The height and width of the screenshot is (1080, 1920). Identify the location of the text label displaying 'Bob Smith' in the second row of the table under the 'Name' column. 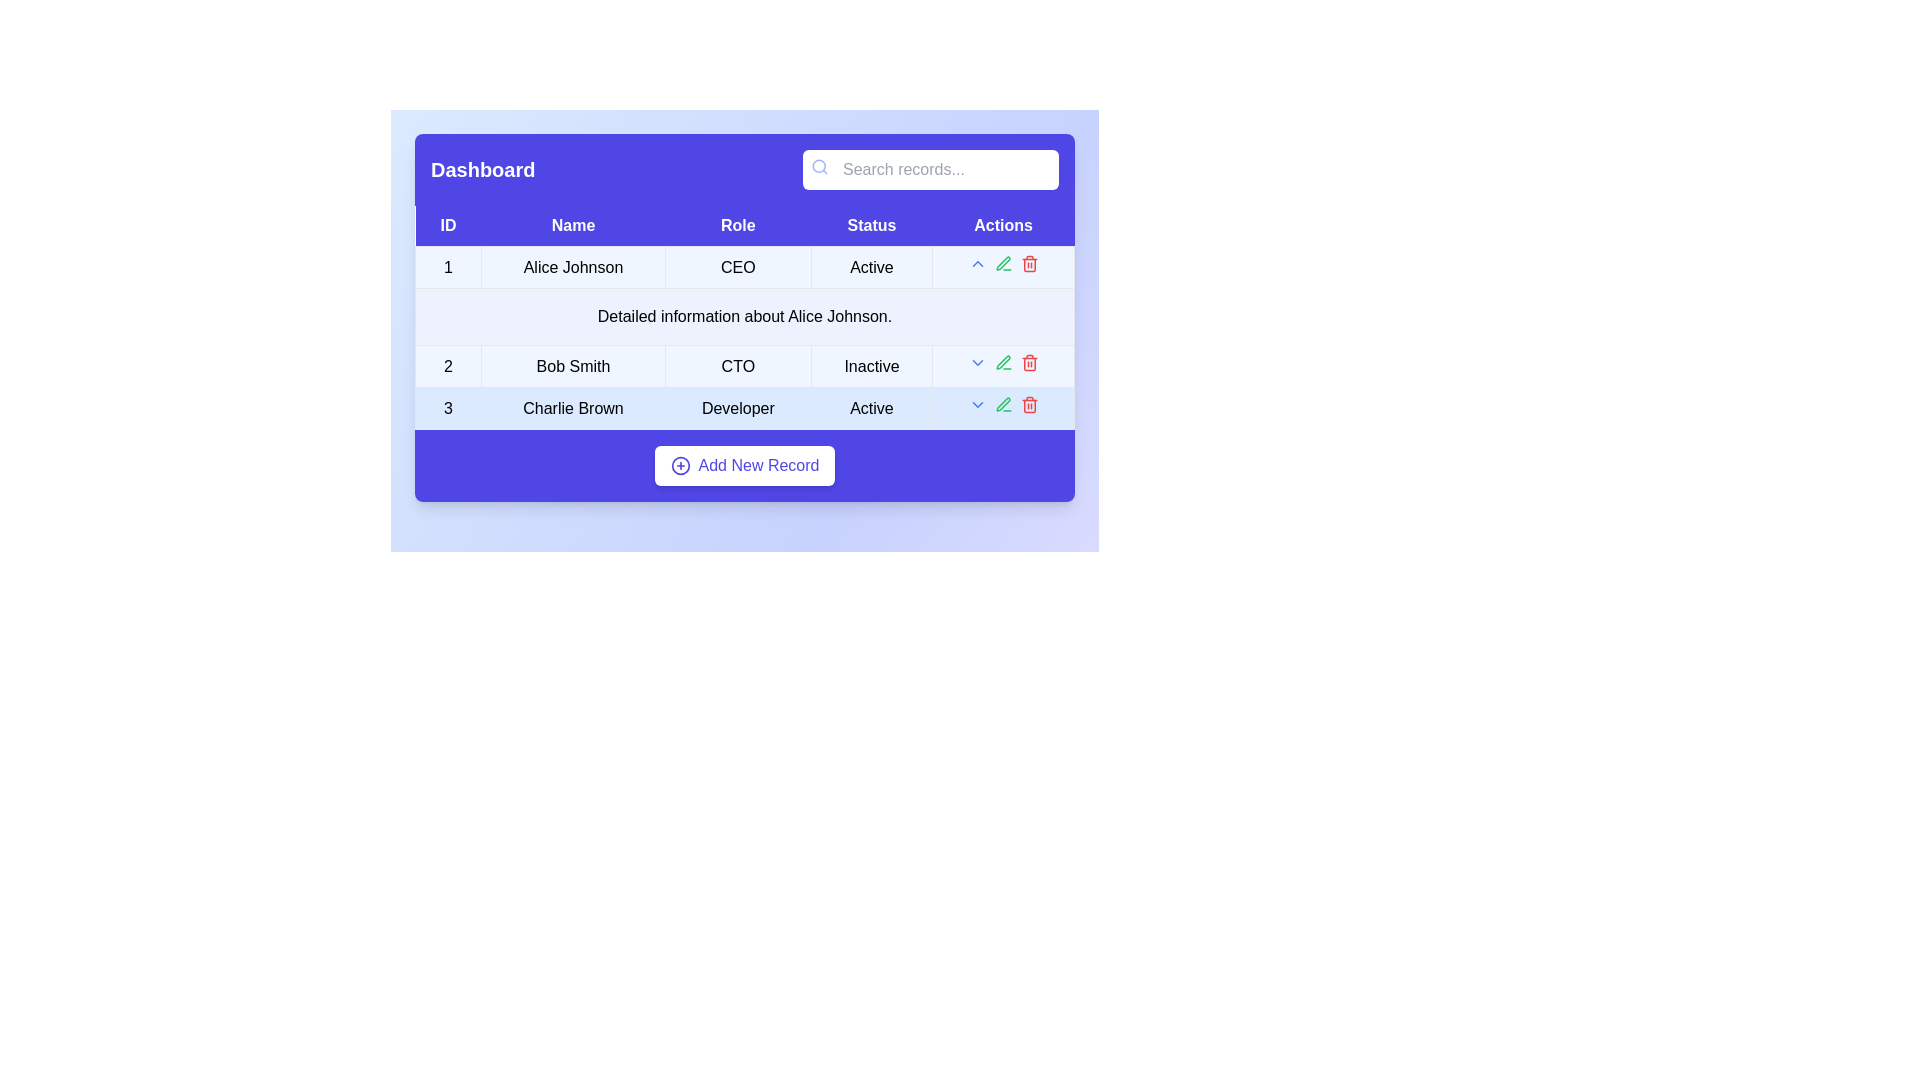
(572, 366).